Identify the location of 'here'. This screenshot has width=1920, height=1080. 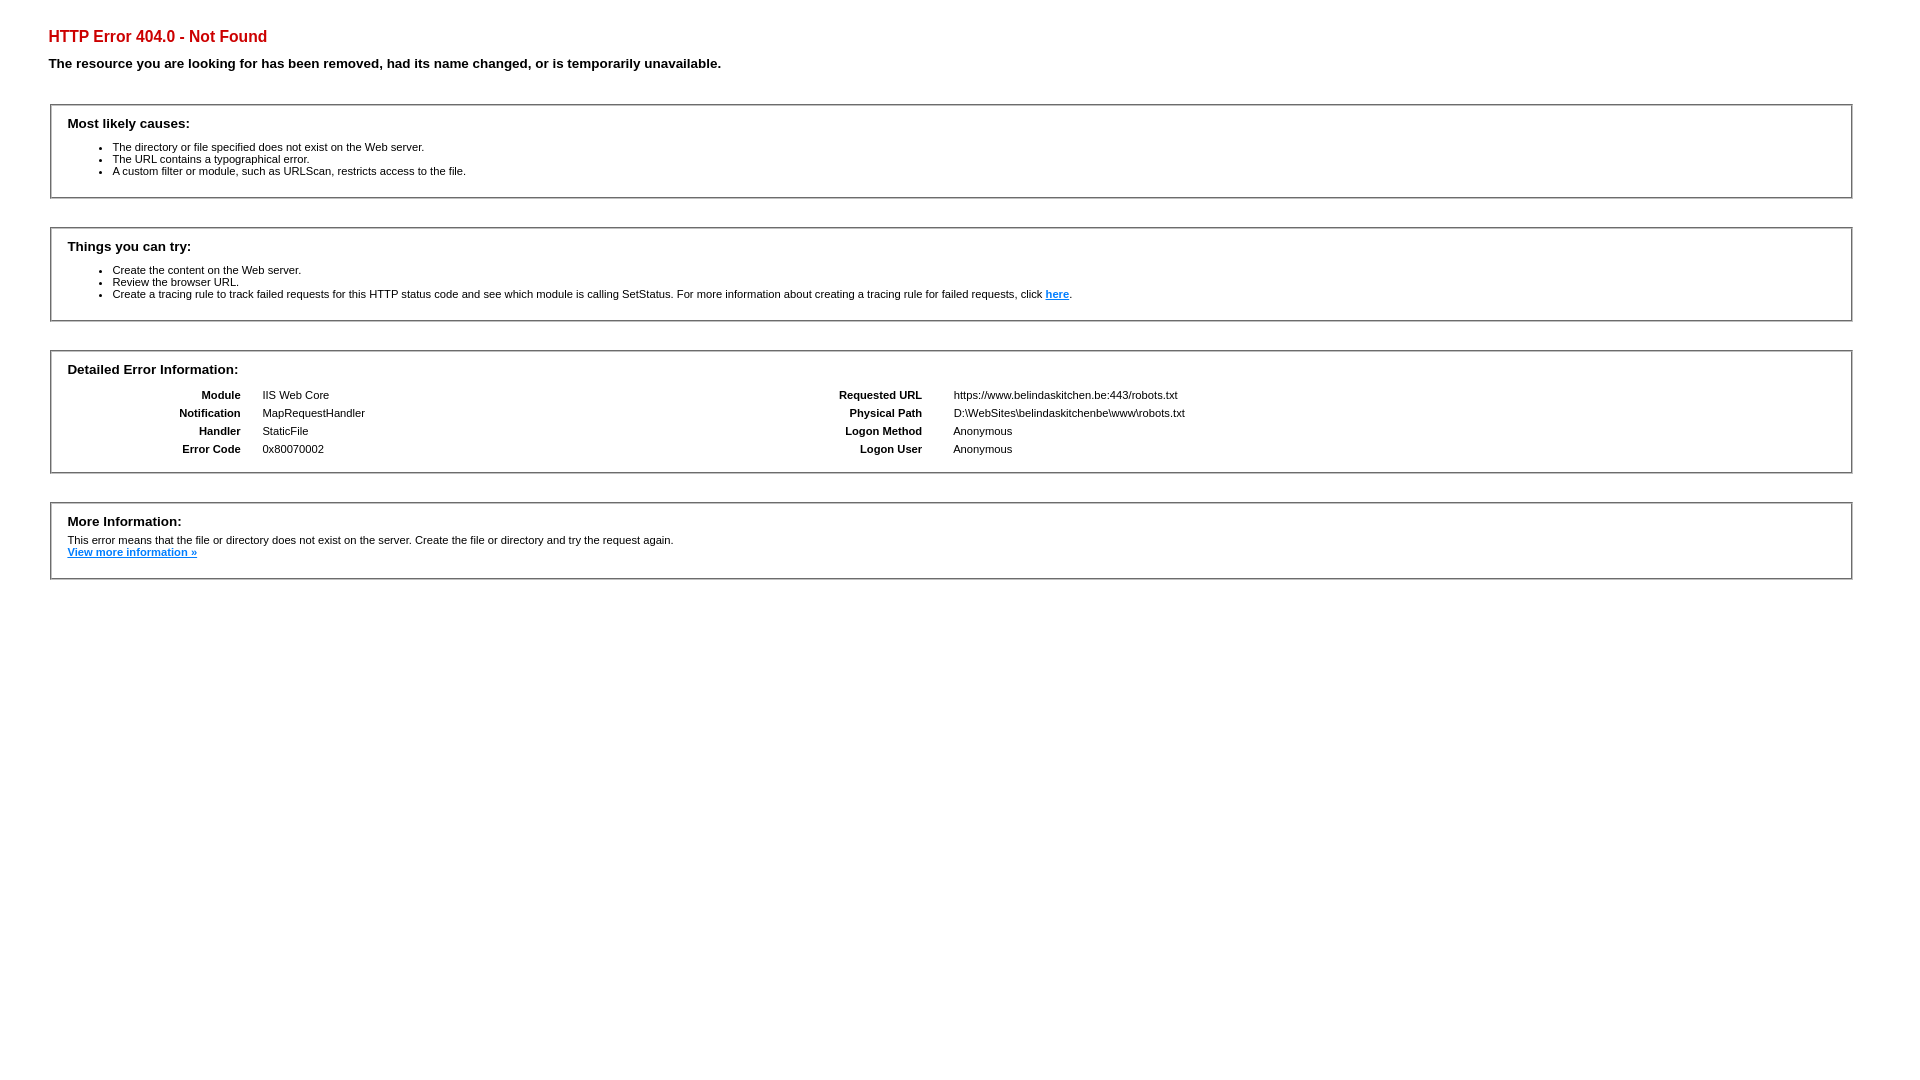
(1056, 293).